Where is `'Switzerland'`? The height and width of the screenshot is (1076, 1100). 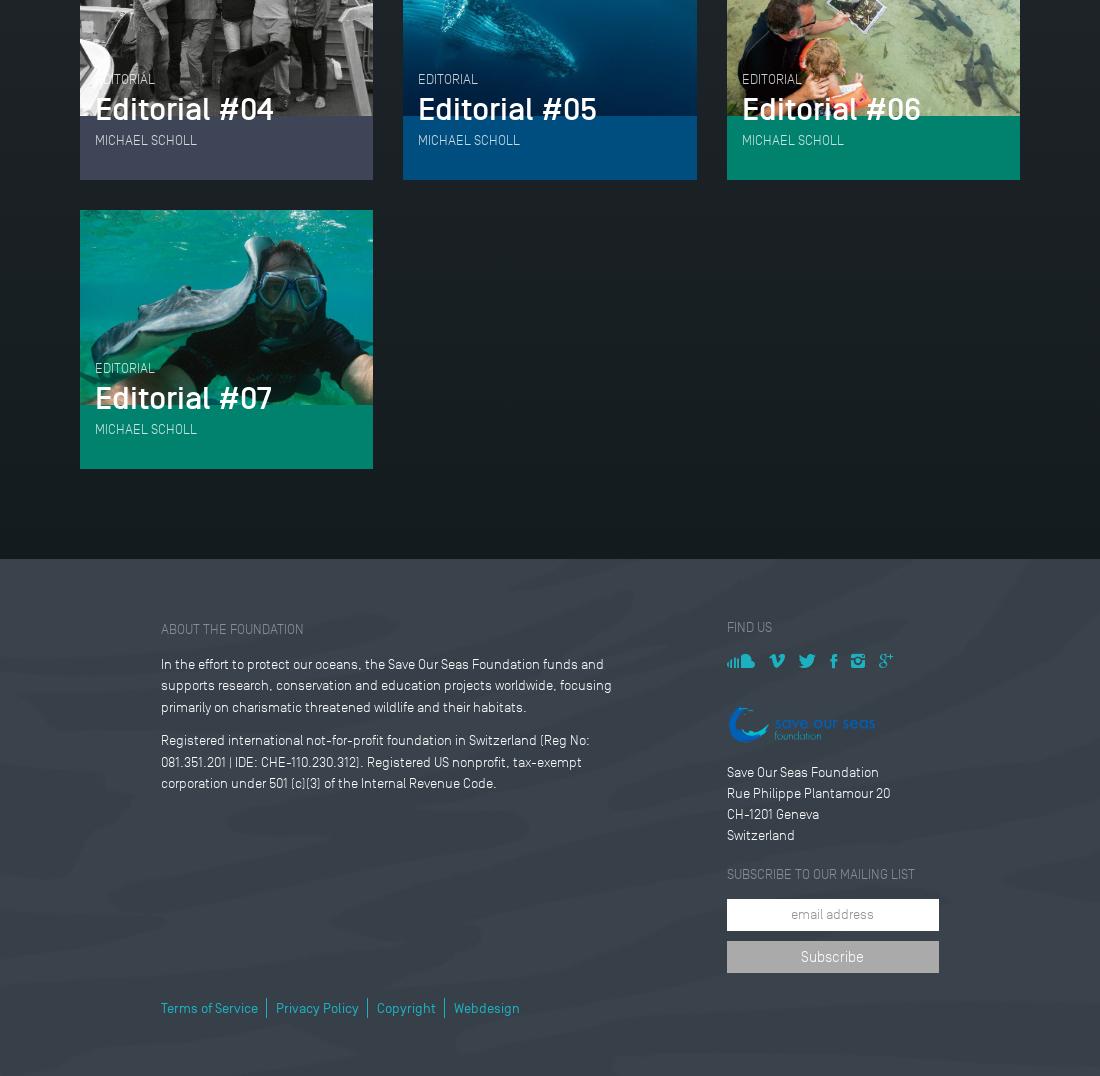 'Switzerland' is located at coordinates (725, 833).